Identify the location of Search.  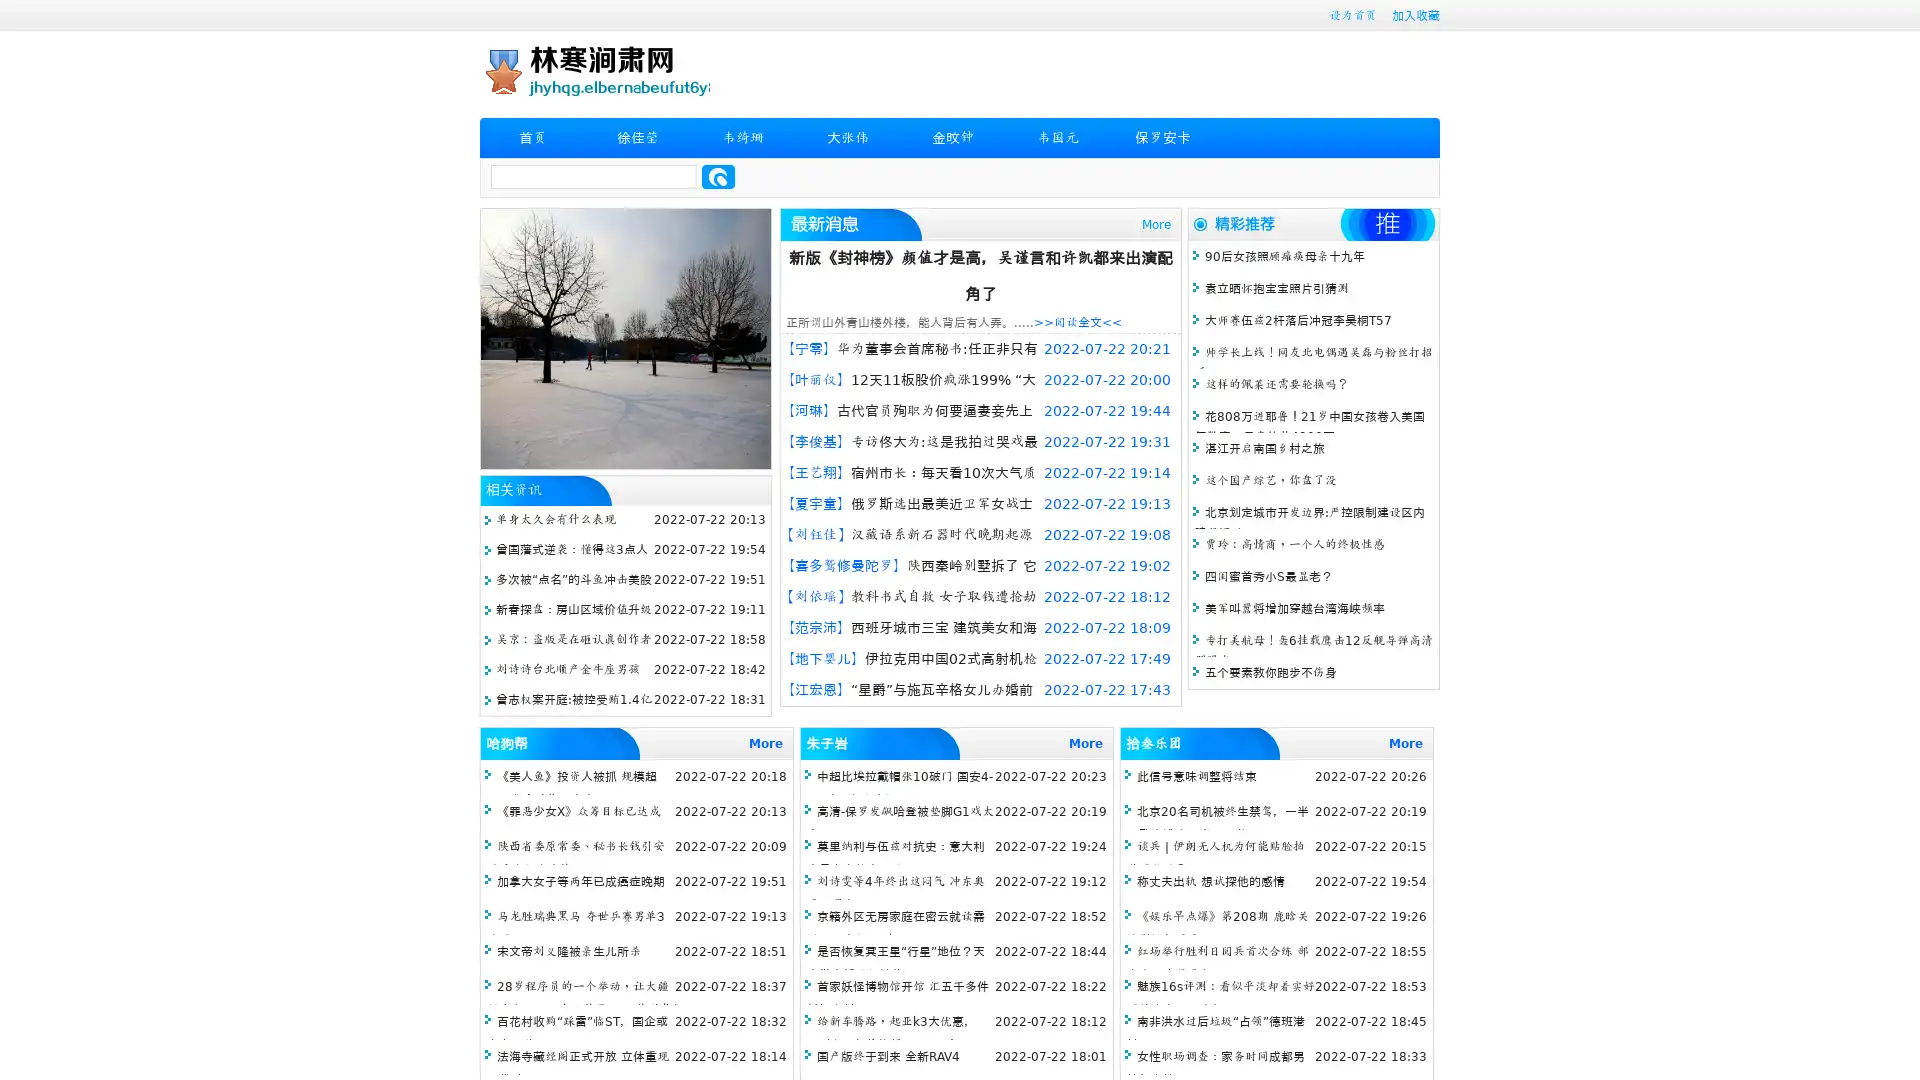
(718, 176).